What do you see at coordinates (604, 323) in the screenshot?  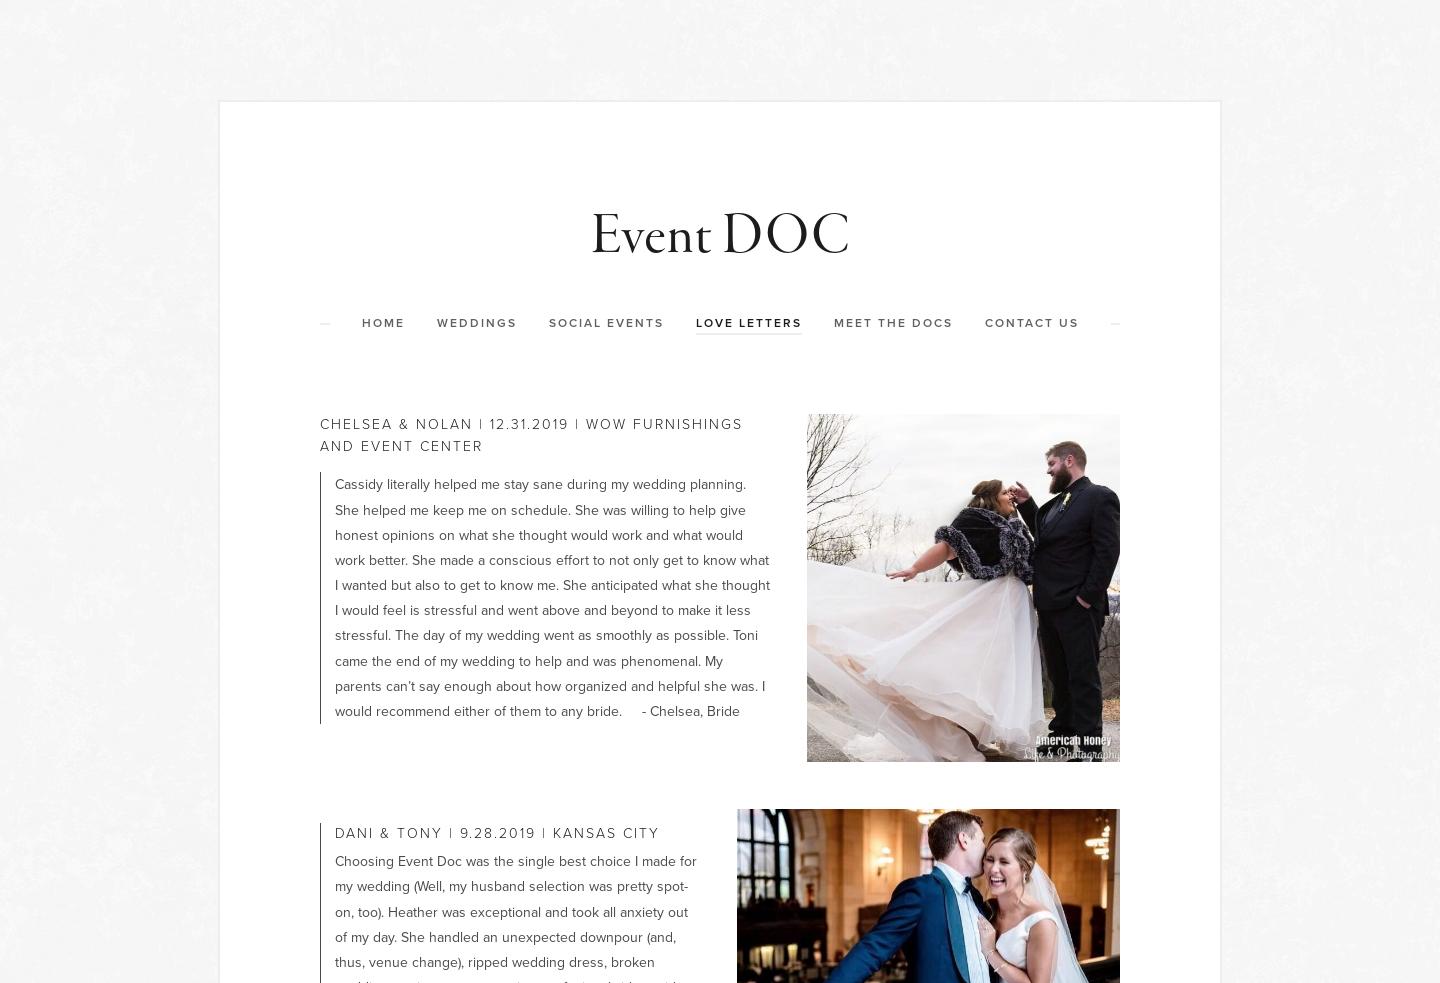 I see `'Social Events'` at bounding box center [604, 323].